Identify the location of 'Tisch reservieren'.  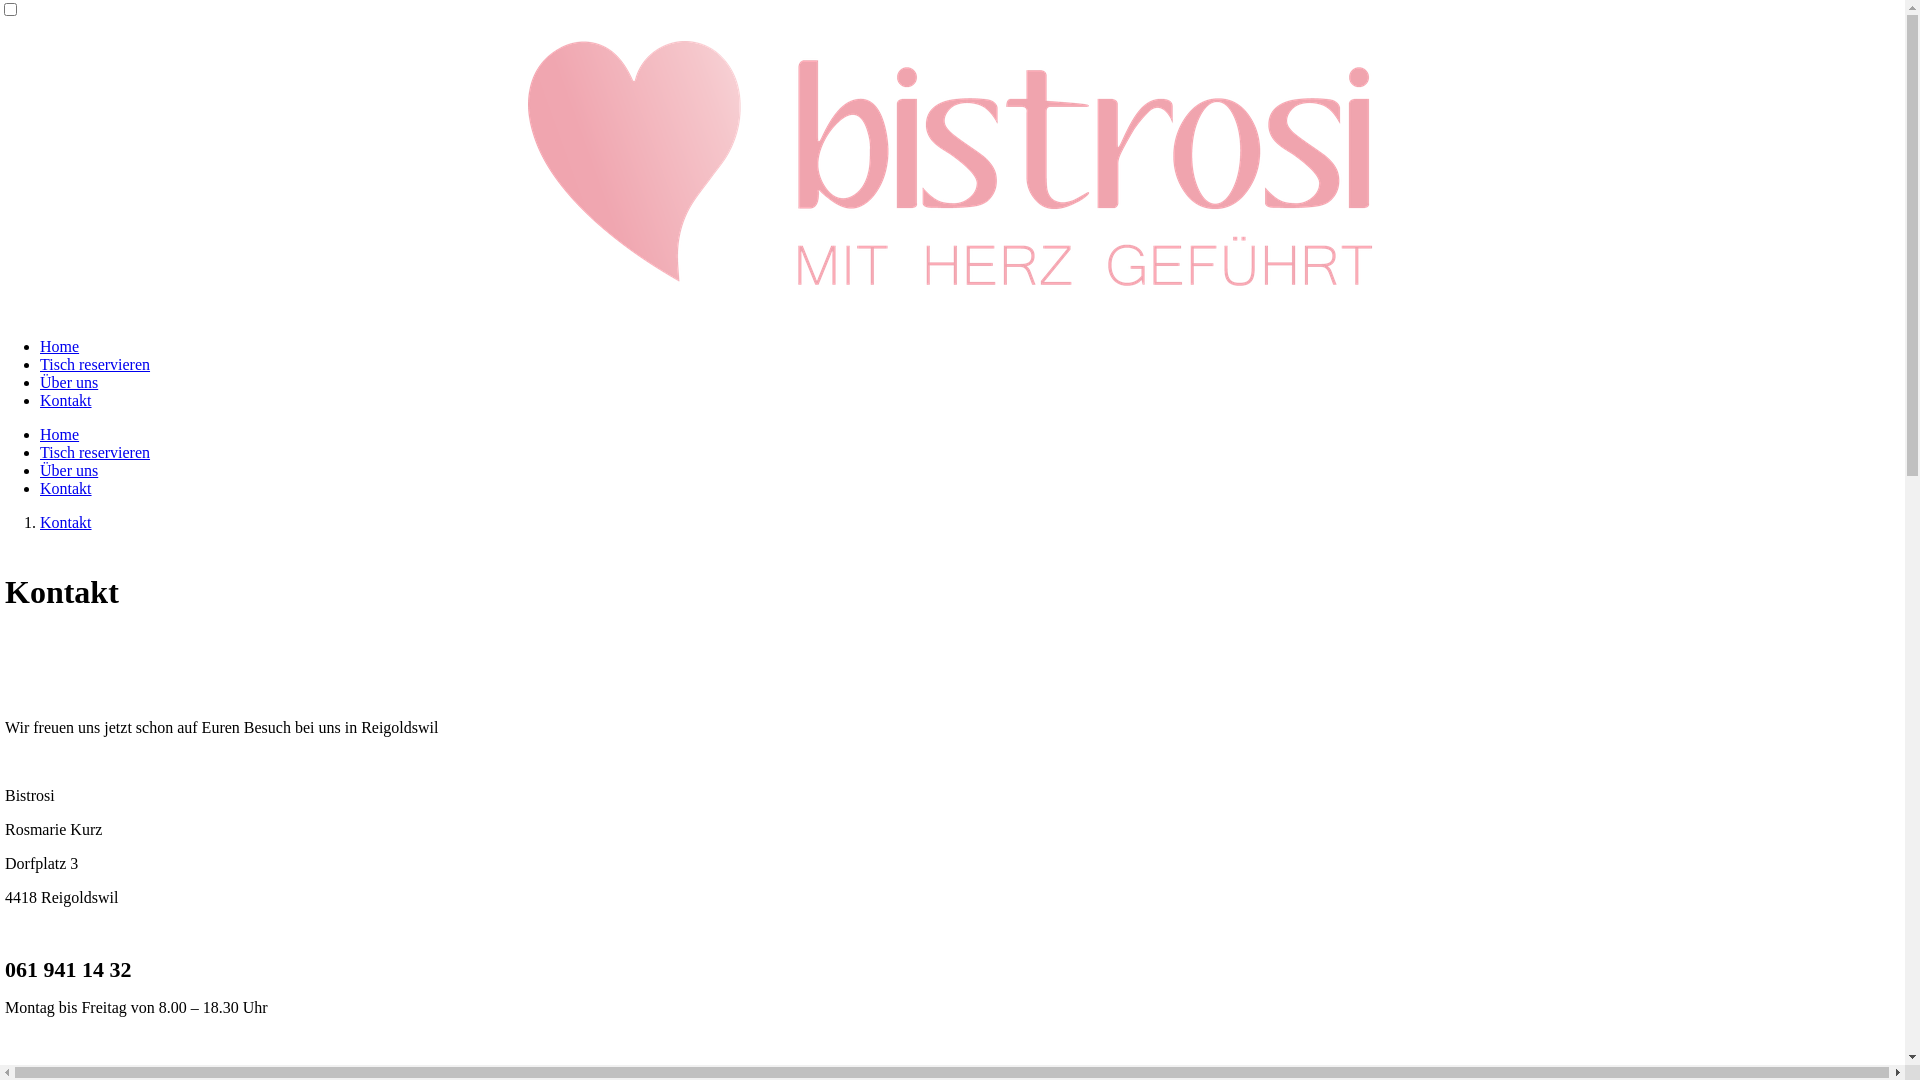
(39, 364).